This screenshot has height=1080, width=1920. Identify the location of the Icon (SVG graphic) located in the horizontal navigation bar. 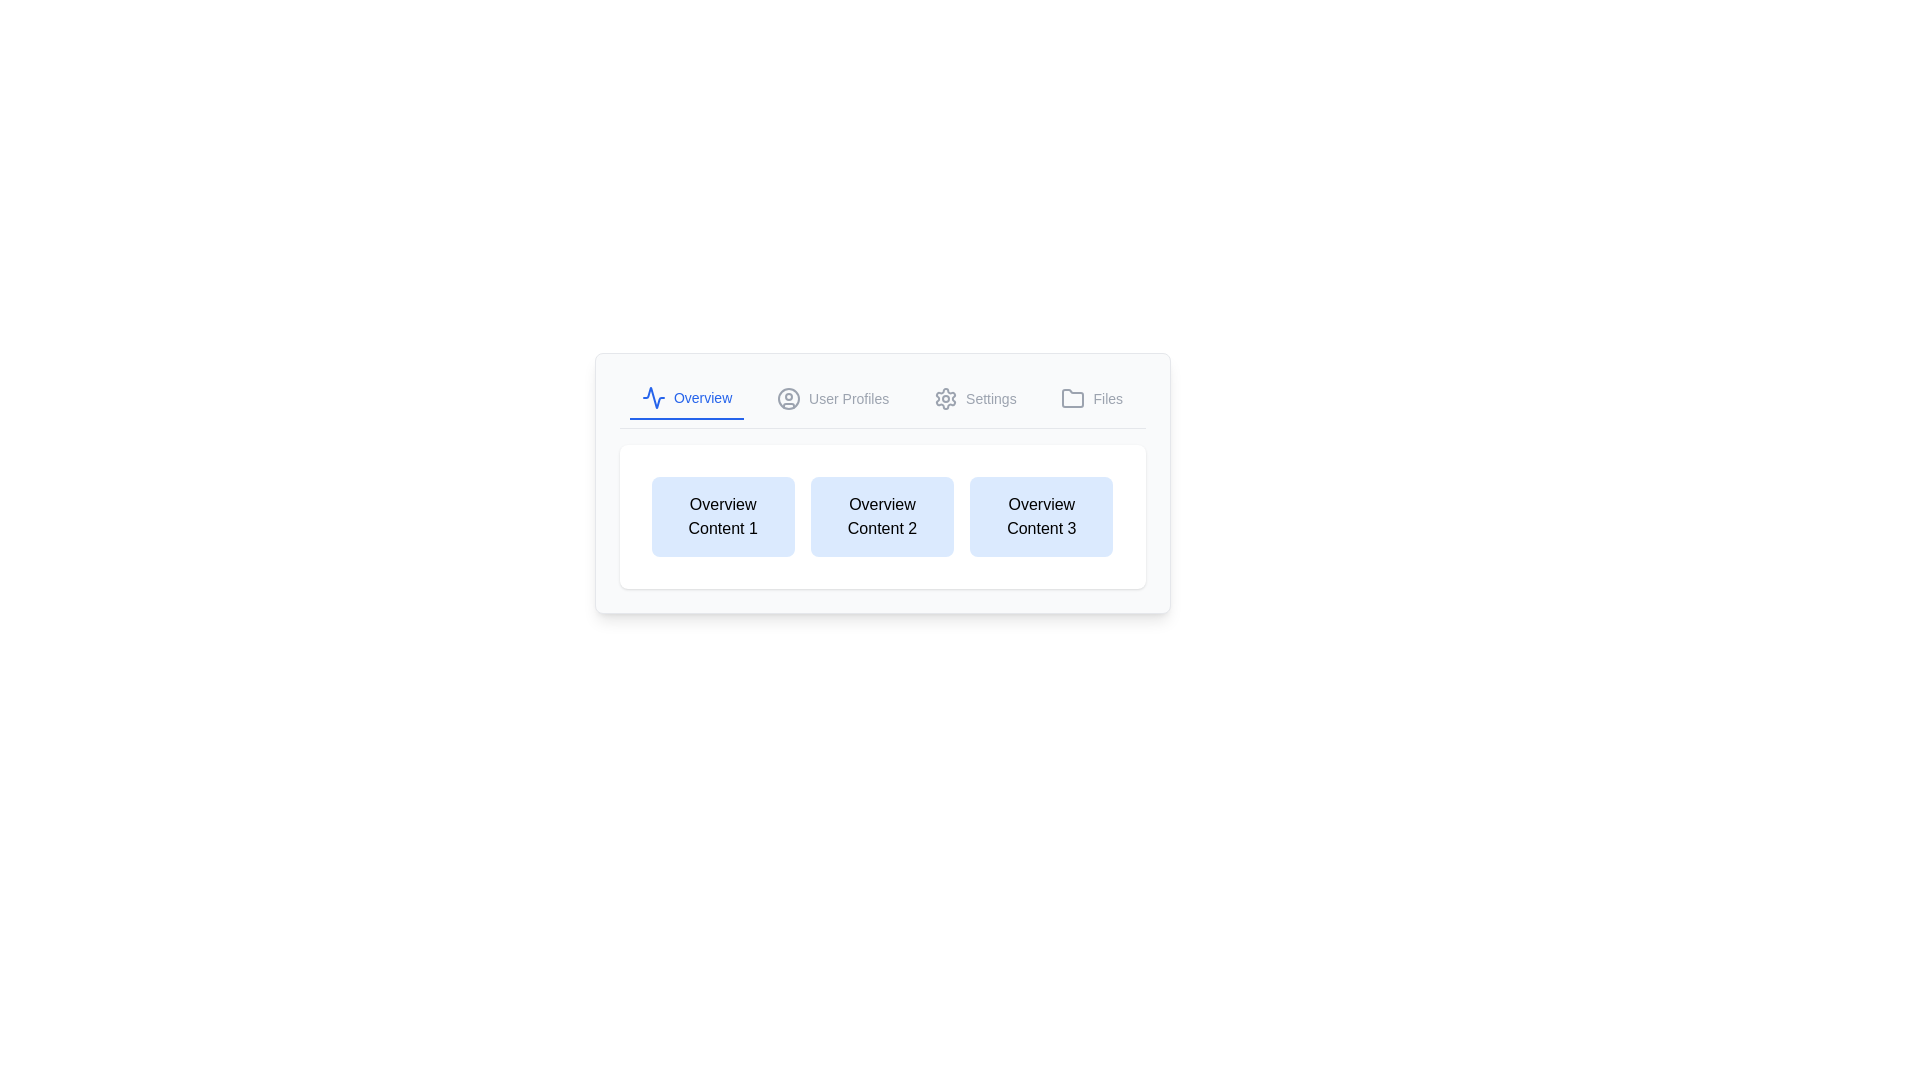
(653, 397).